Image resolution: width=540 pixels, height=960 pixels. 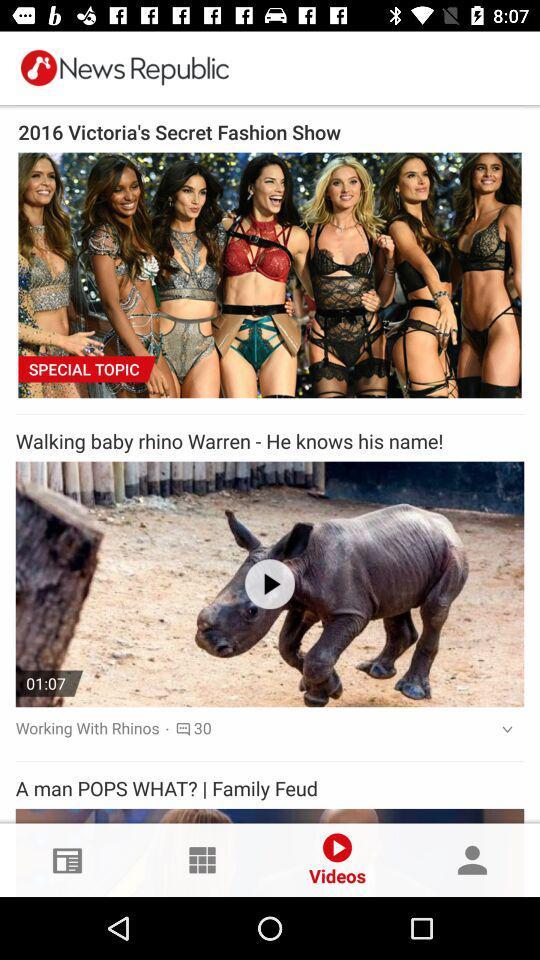 What do you see at coordinates (270, 583) in the screenshot?
I see `the play icon in the first video` at bounding box center [270, 583].